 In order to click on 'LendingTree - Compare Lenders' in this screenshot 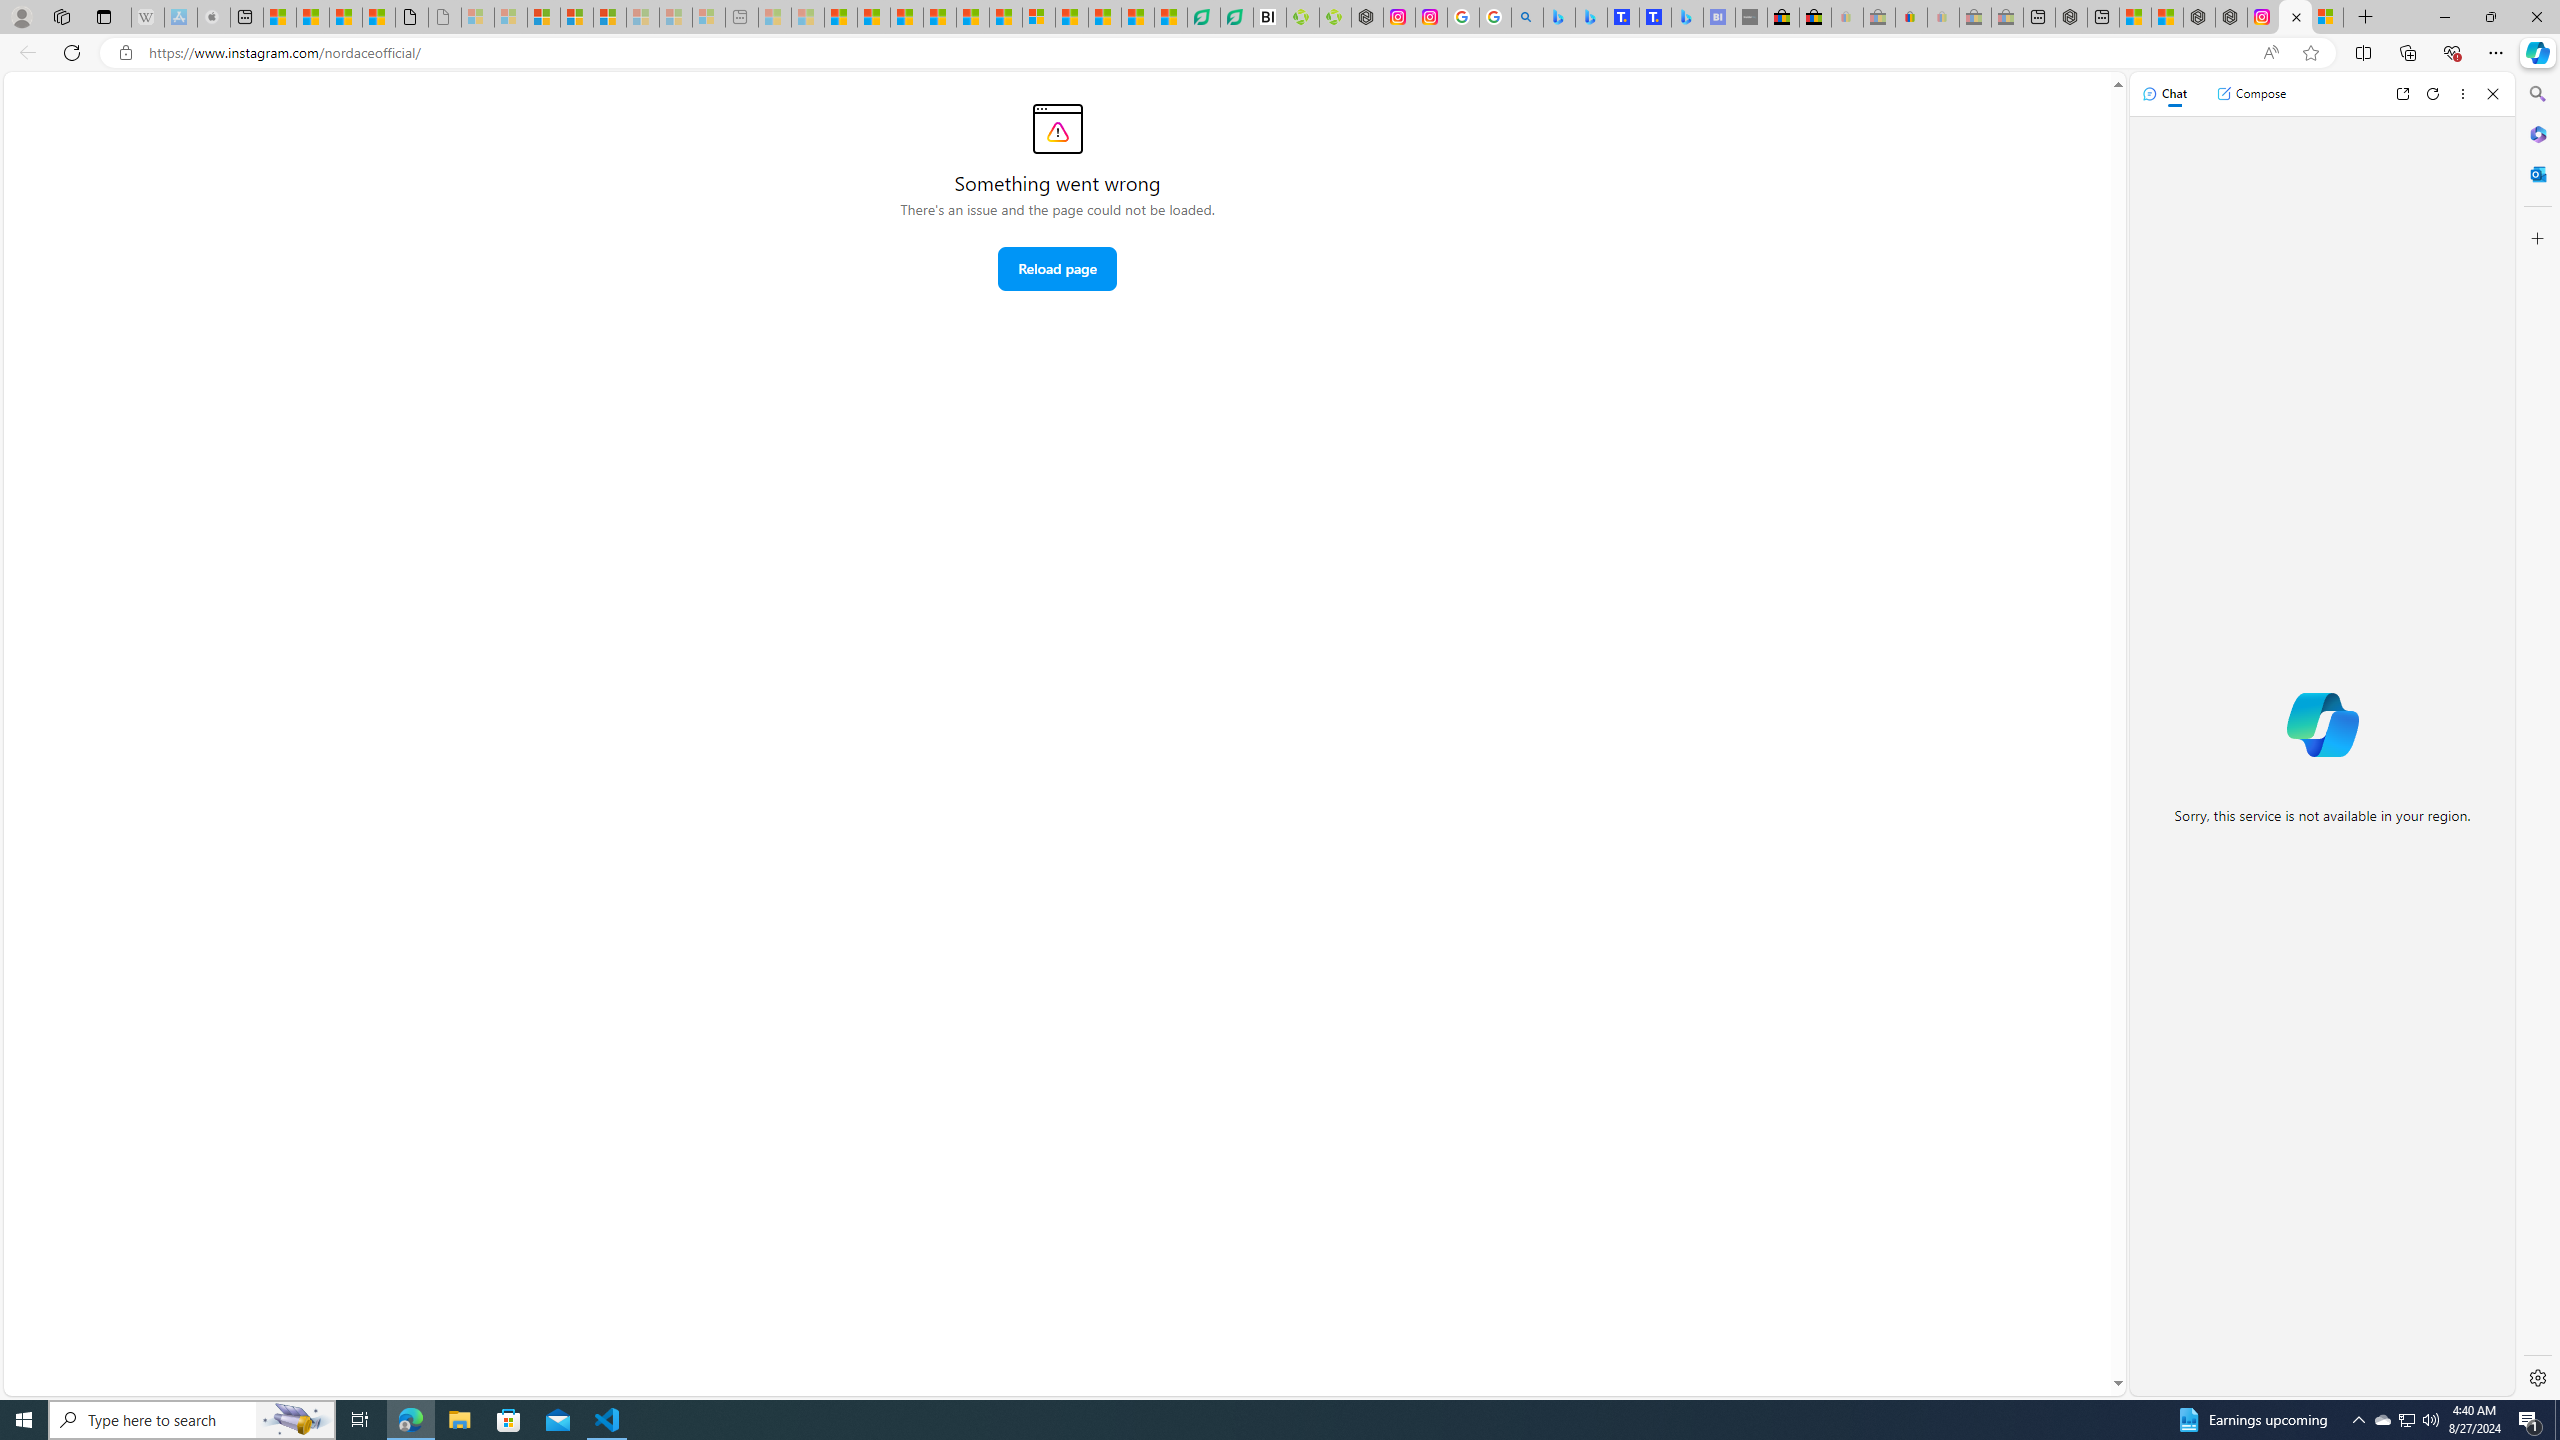, I will do `click(1235, 16)`.